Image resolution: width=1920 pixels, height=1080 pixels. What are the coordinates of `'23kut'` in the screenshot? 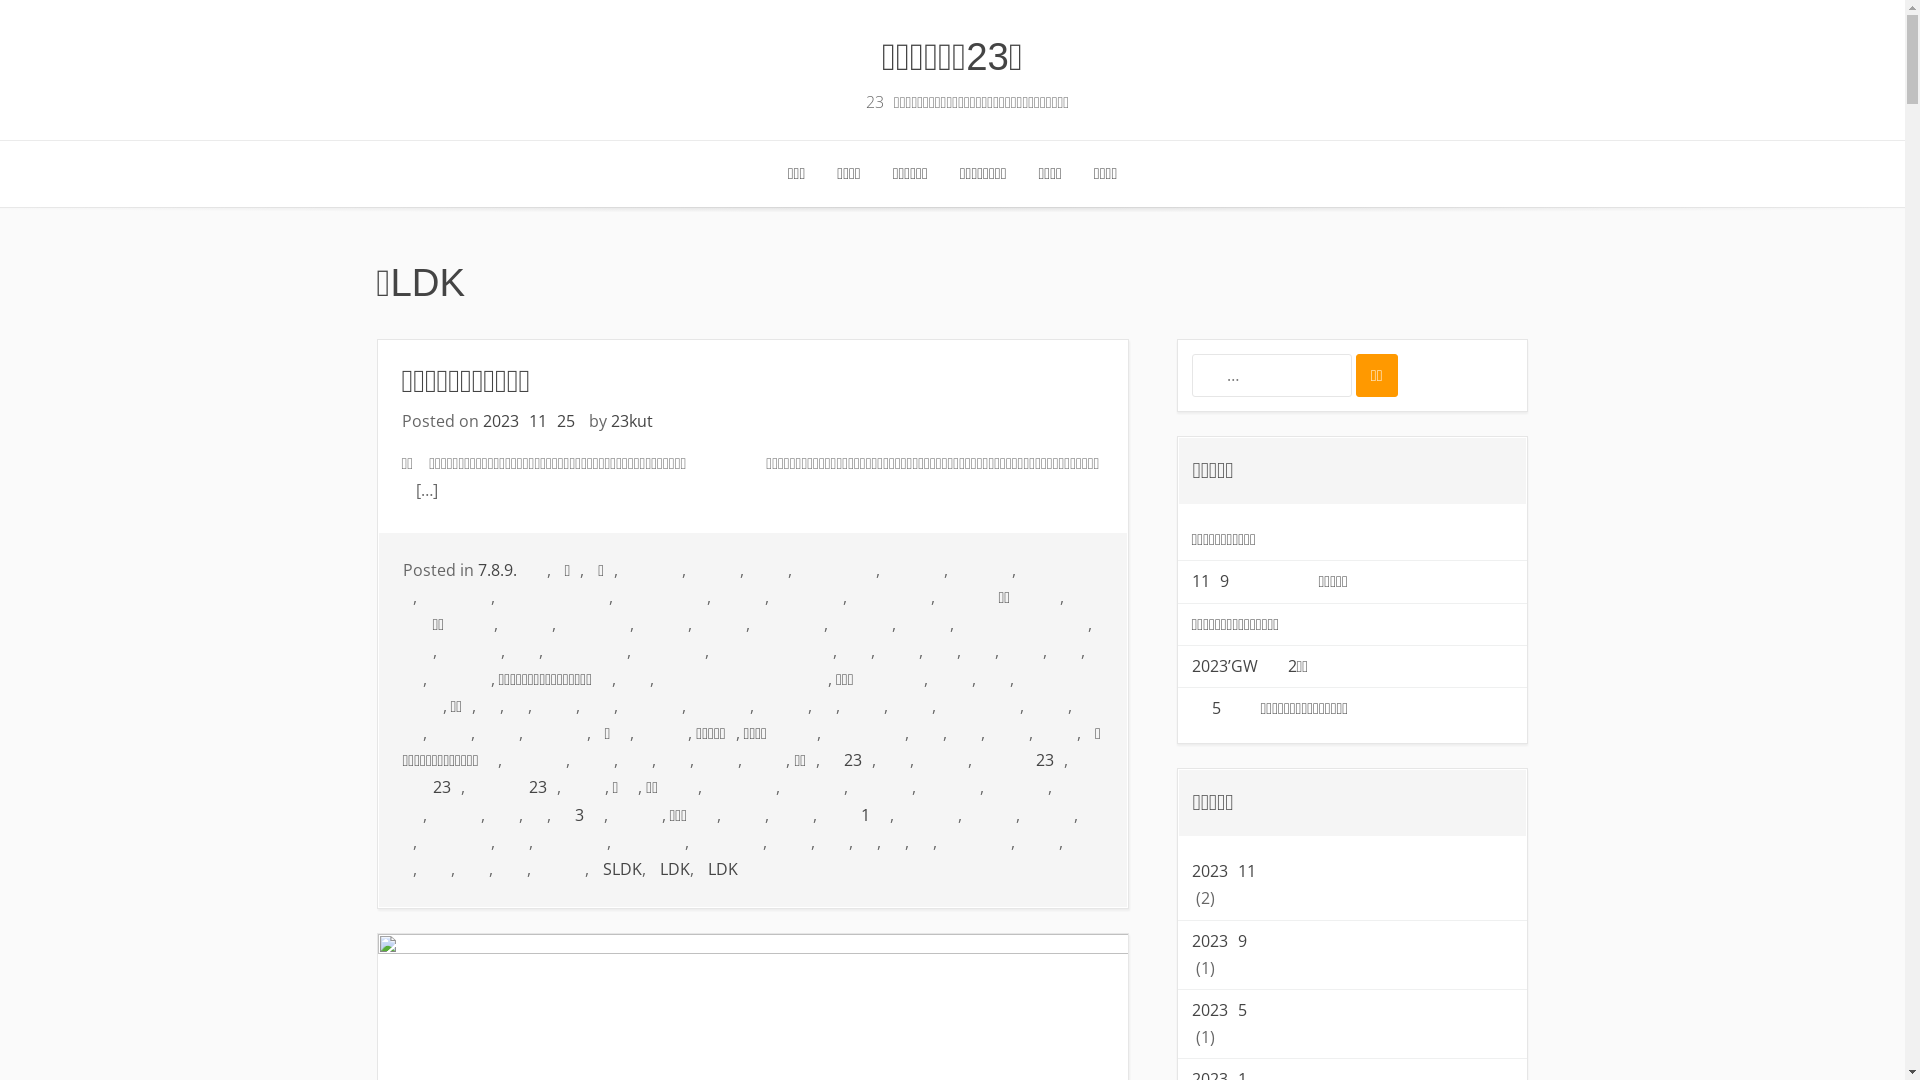 It's located at (608, 419).